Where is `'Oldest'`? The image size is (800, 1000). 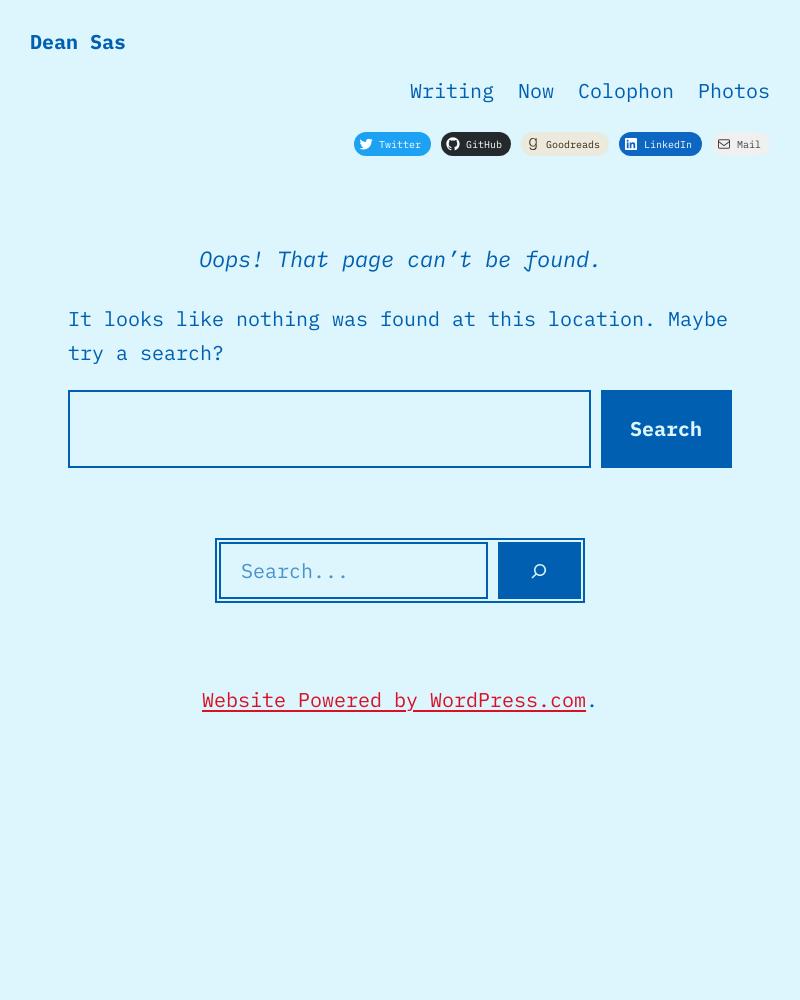
'Oldest' is located at coordinates (239, 142).